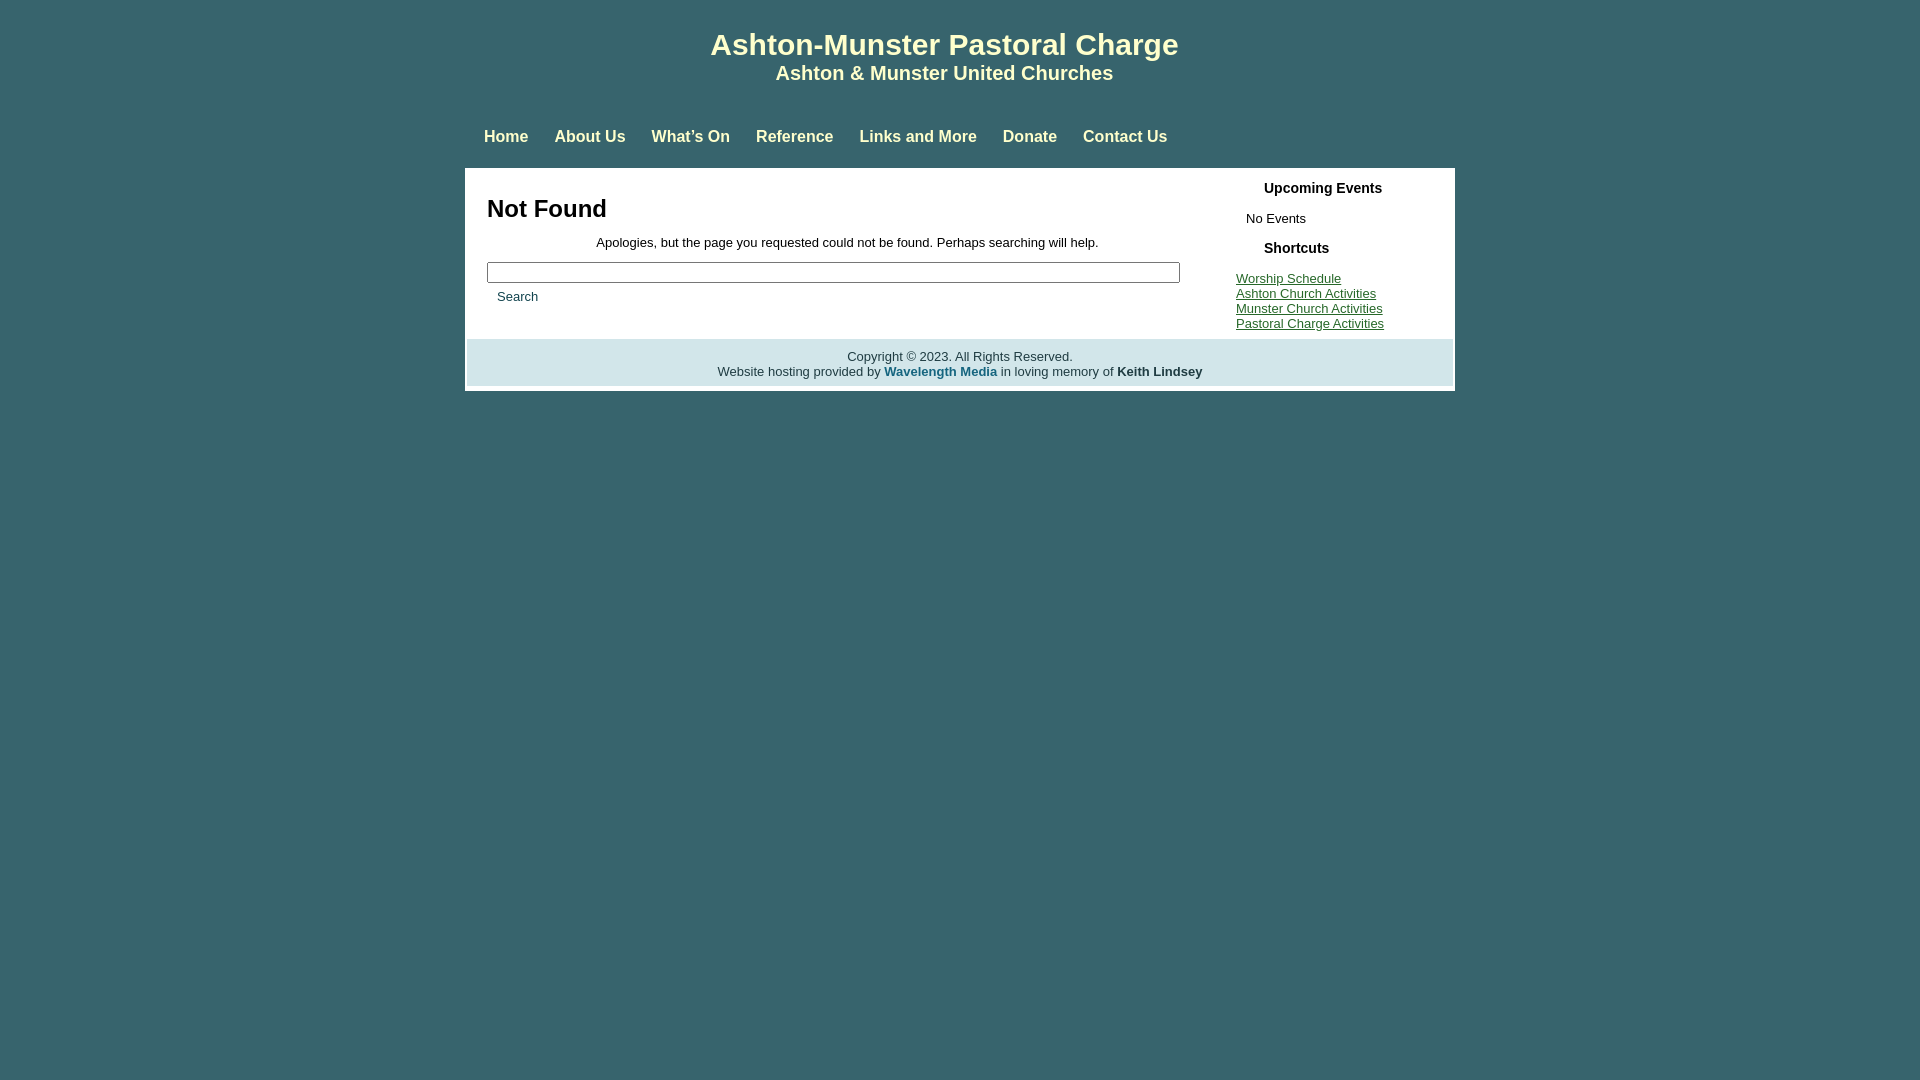 This screenshot has height=1080, width=1920. What do you see at coordinates (1310, 322) in the screenshot?
I see `'Pastoral Charge Activities'` at bounding box center [1310, 322].